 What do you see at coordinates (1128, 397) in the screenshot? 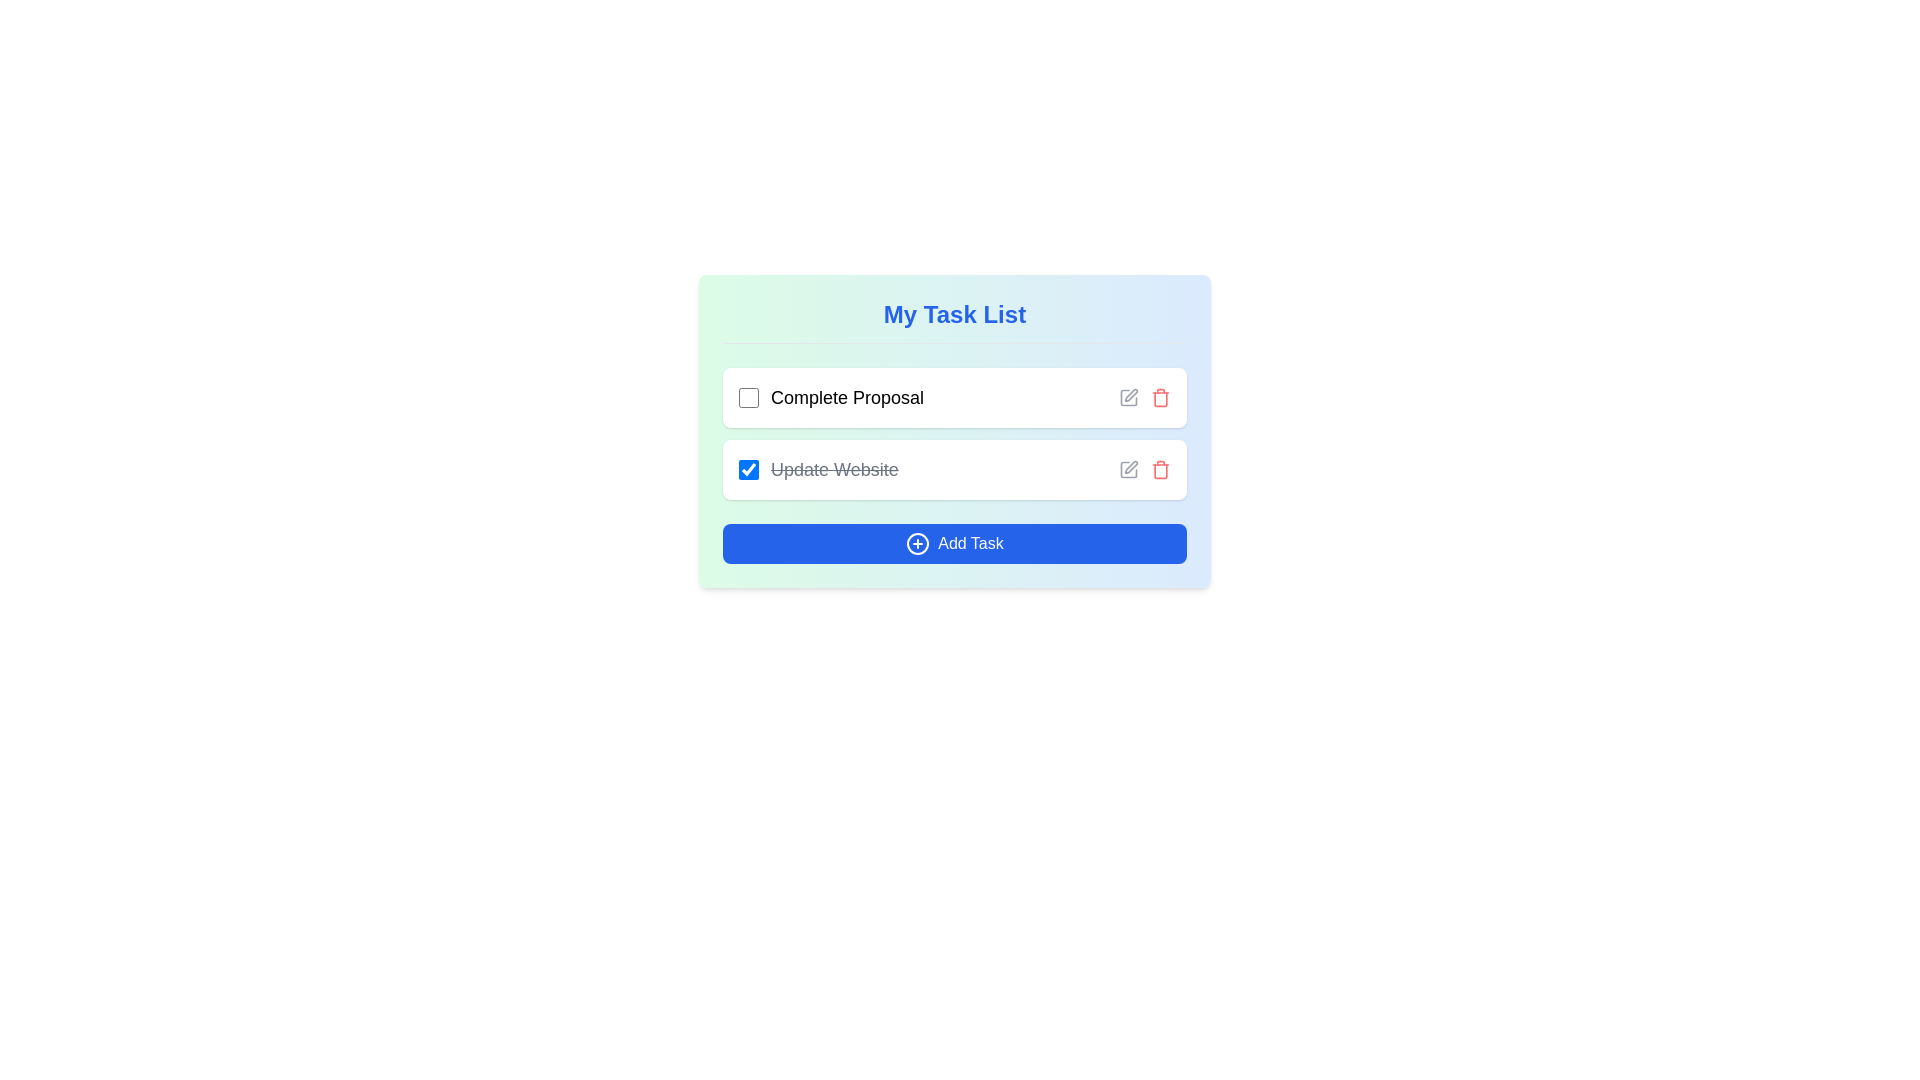
I see `the edit button located in the upper row of the task list, adjacent to the 'Complete Proposal' task` at bounding box center [1128, 397].